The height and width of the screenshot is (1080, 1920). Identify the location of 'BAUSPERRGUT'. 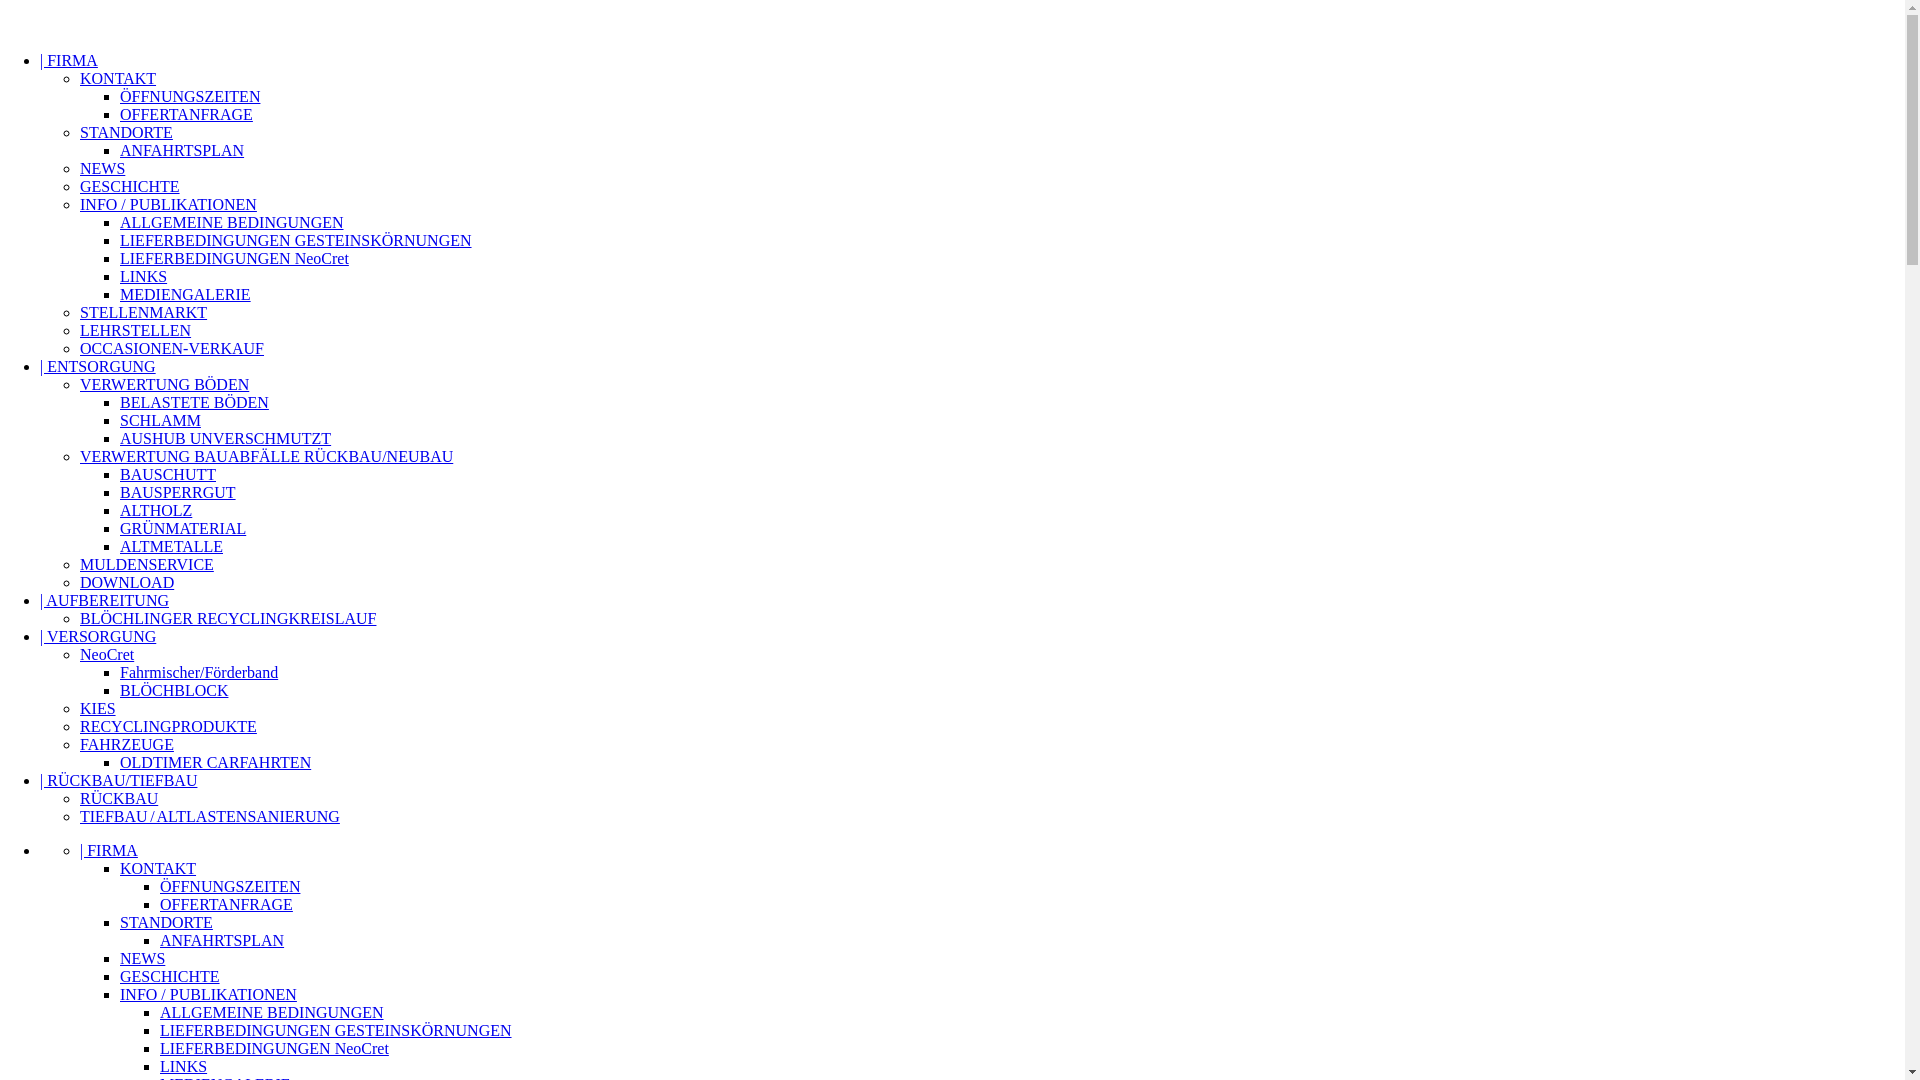
(177, 492).